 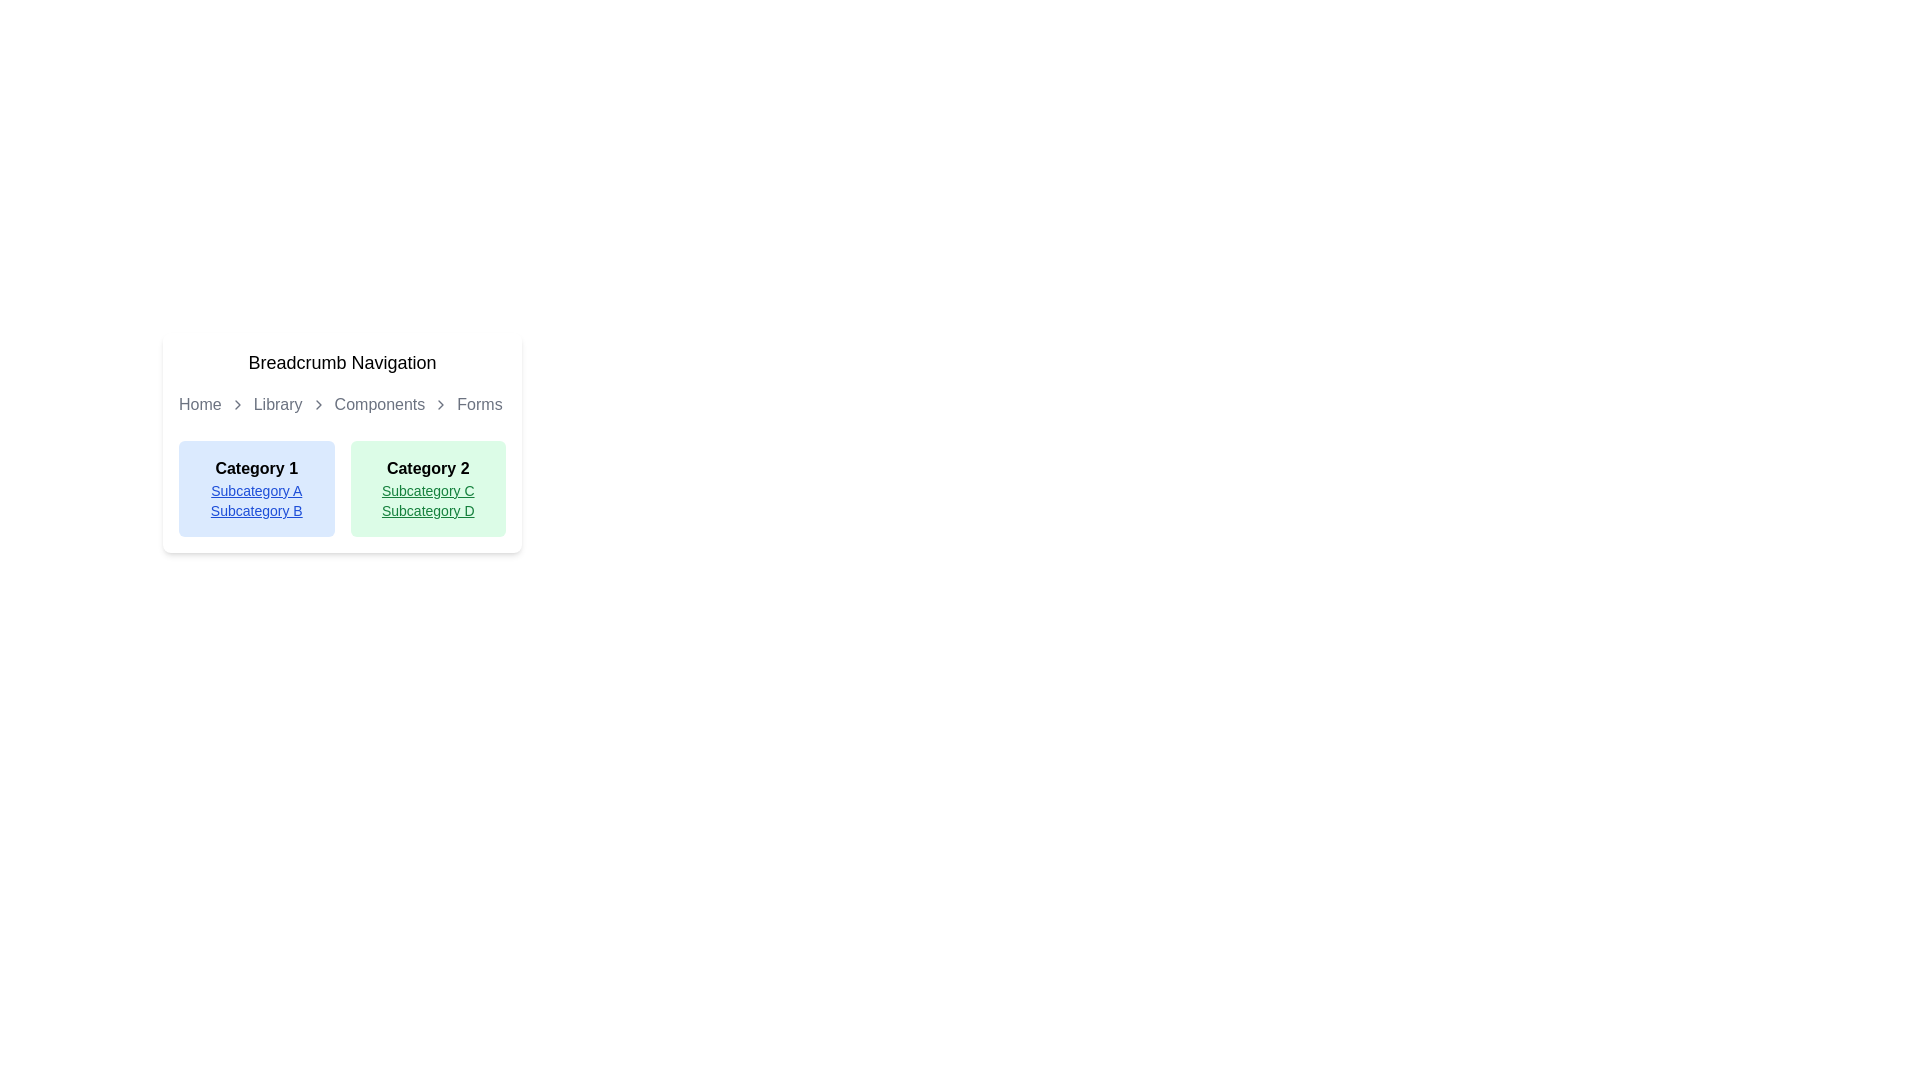 What do you see at coordinates (255, 509) in the screenshot?
I see `the blue text label reading 'Subcategory B'` at bounding box center [255, 509].